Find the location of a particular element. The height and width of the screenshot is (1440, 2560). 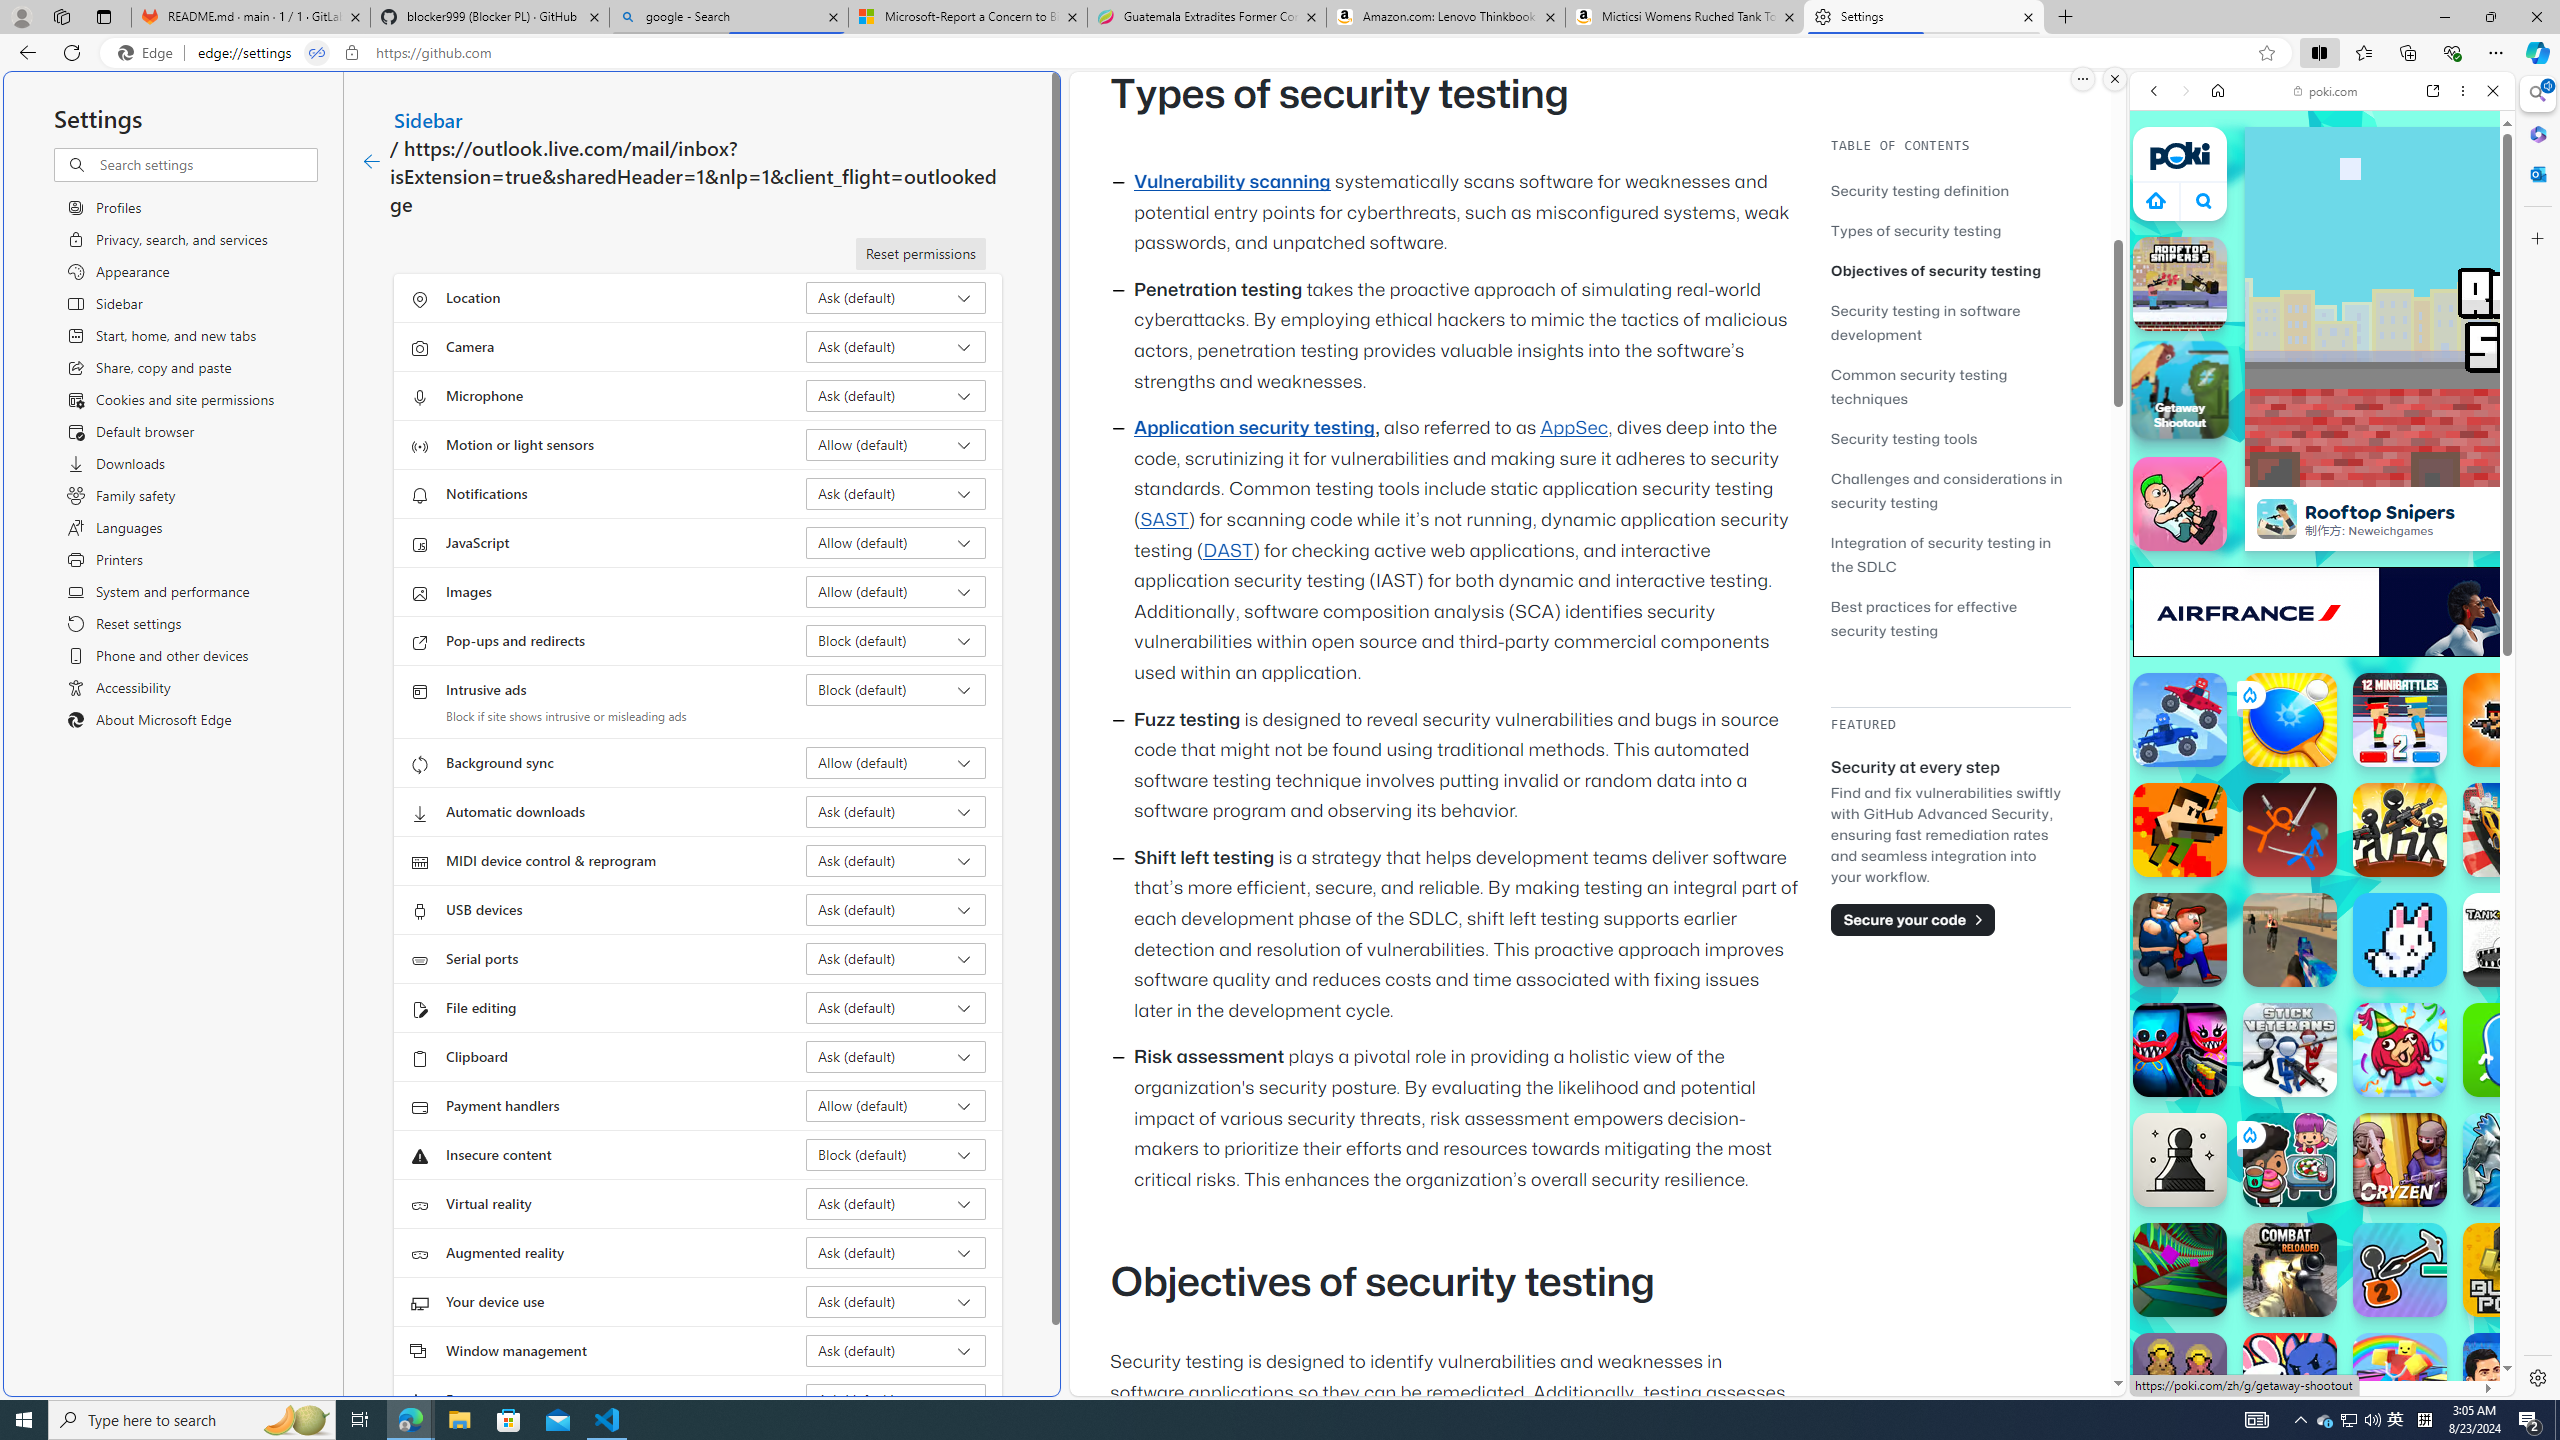

'Fonts Ask (default)' is located at coordinates (896, 1398).